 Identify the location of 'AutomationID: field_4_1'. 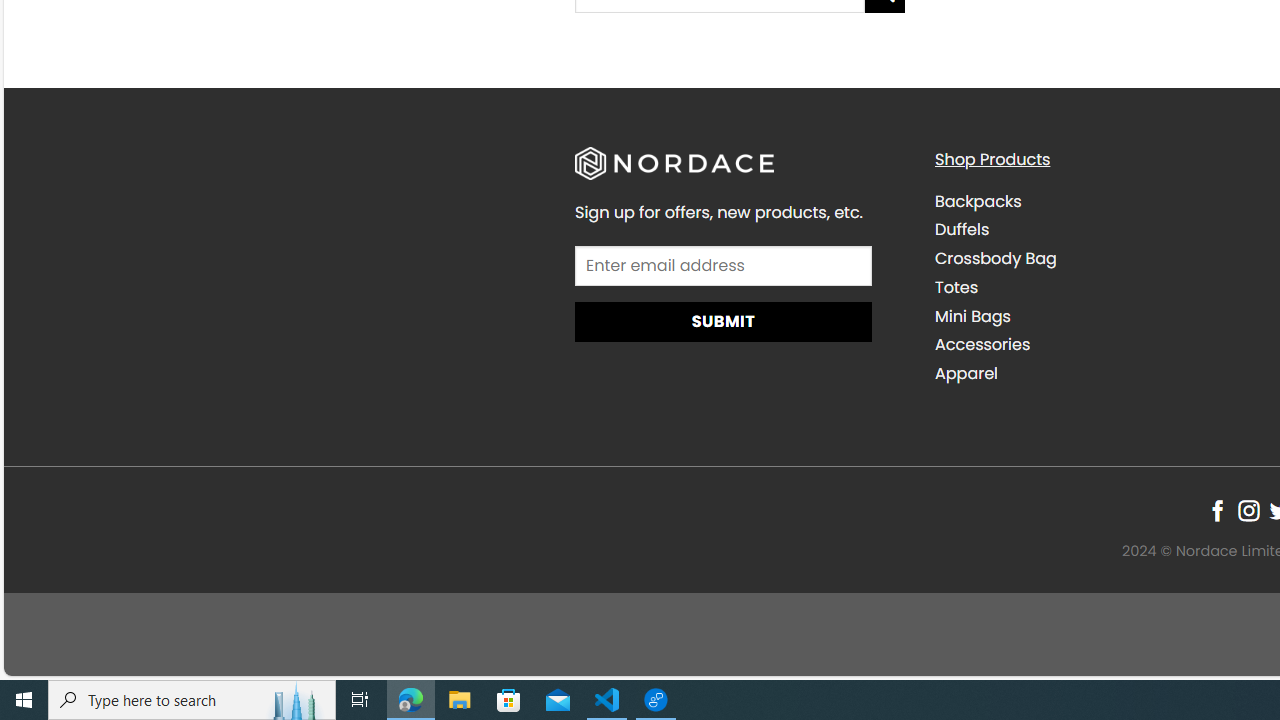
(722, 266).